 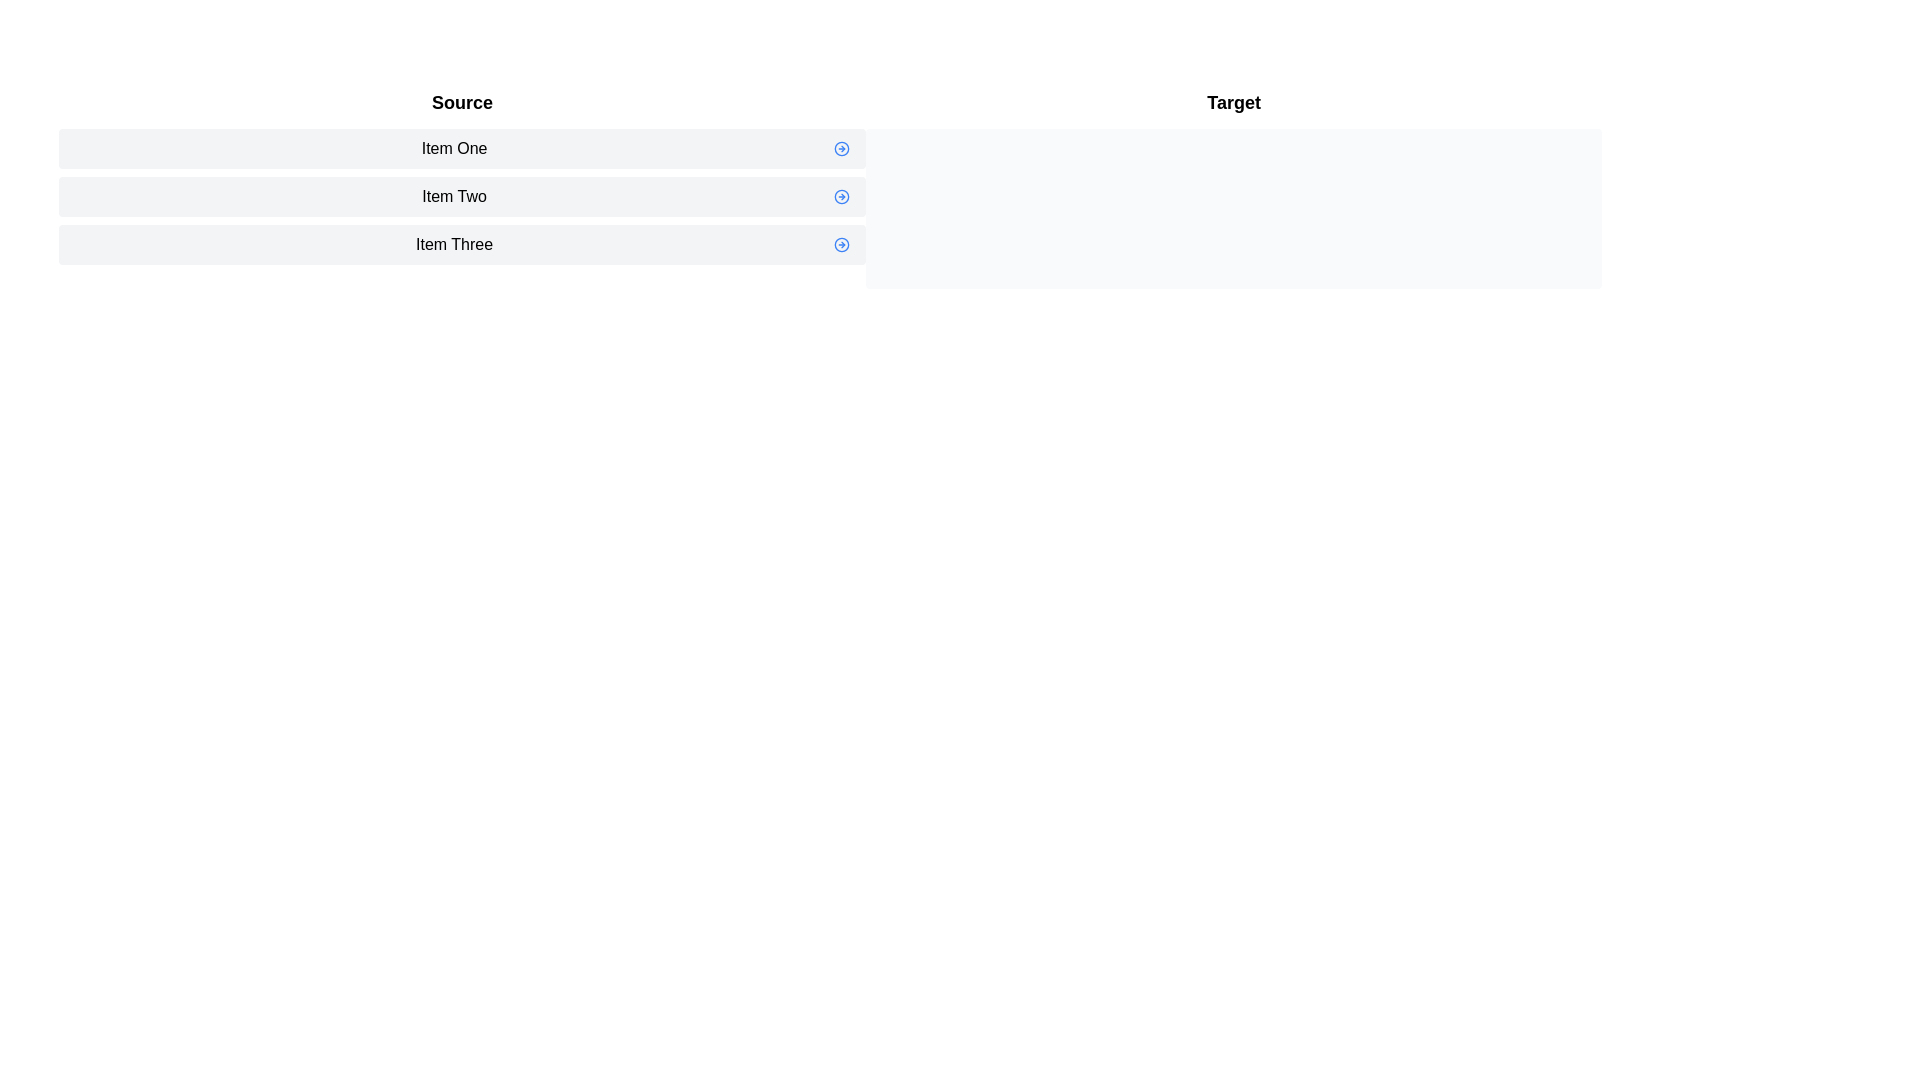 I want to click on the text display element labeled 'Item Three', which is the third item in a vertical list and positioned to the left of the action icon, so click(x=453, y=244).